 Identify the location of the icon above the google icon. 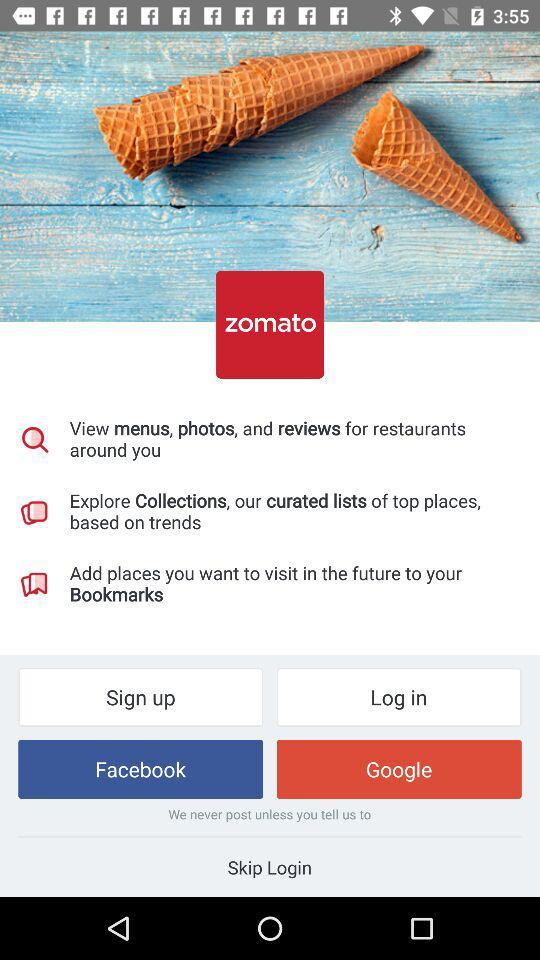
(399, 697).